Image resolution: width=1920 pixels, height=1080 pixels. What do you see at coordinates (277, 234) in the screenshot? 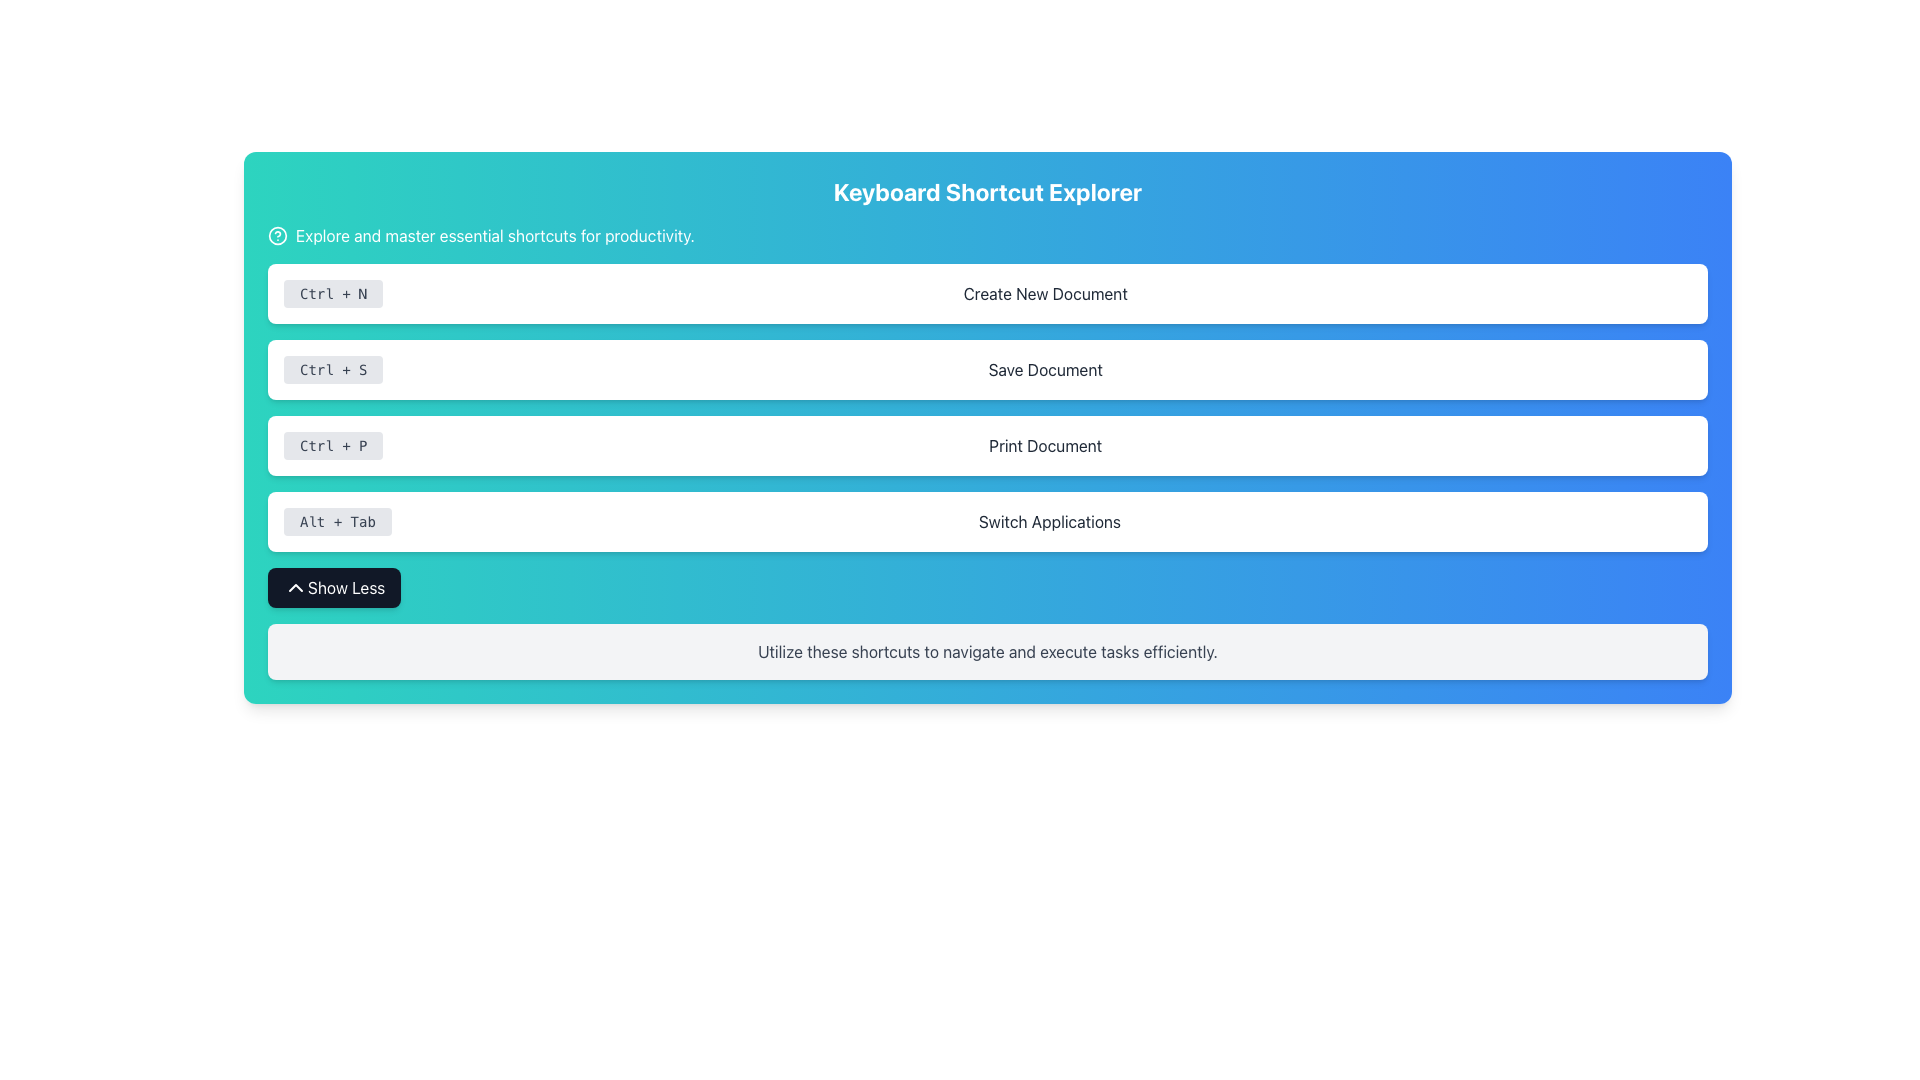
I see `the help icon positioned to the far left of the heading text 'Explore and master essential shortcuts for productivity.'` at bounding box center [277, 234].